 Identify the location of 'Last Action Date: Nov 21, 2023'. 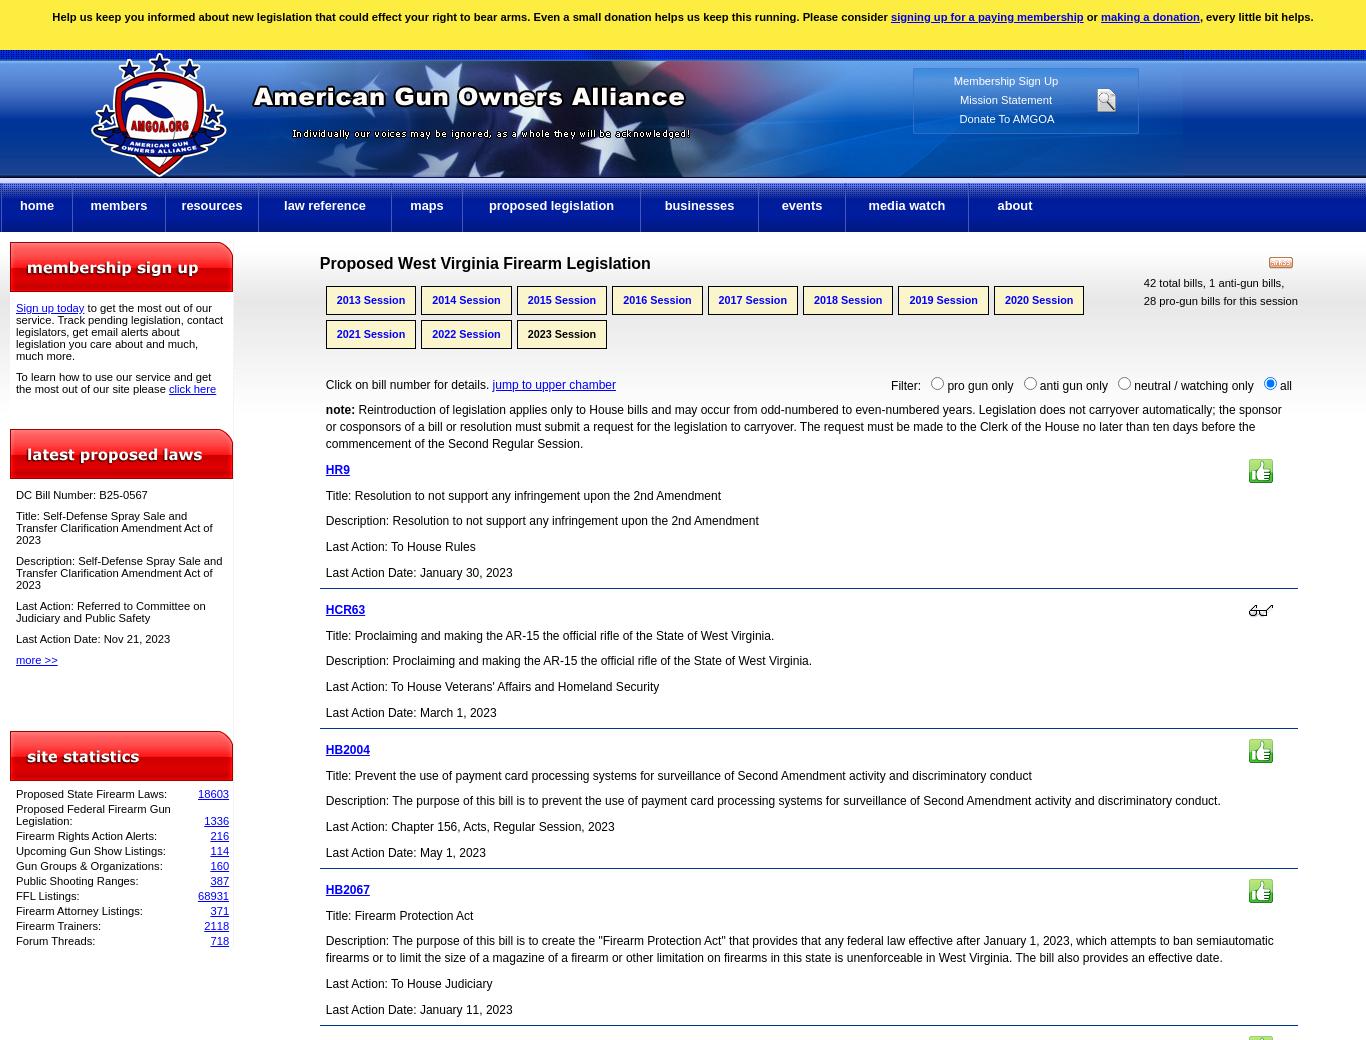
(93, 637).